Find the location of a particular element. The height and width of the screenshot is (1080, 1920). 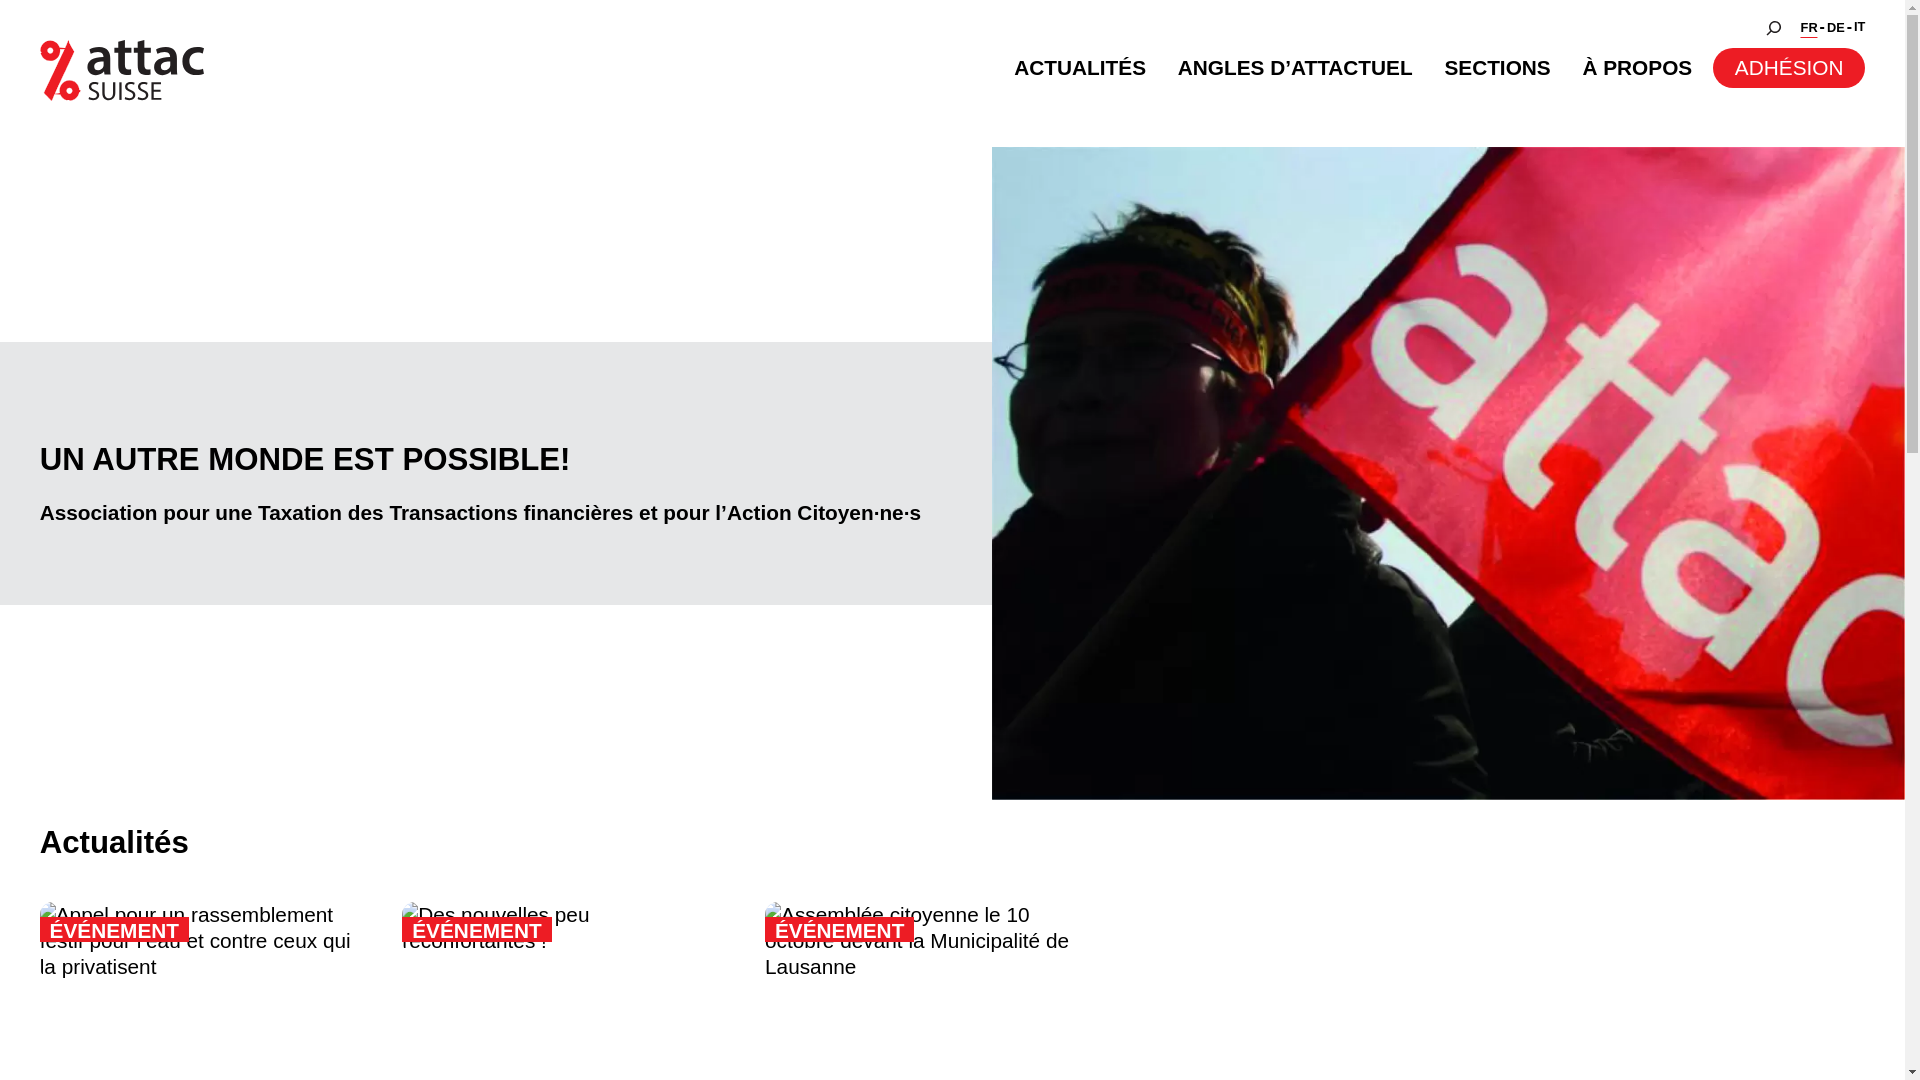

'IT' is located at coordinates (1858, 27).